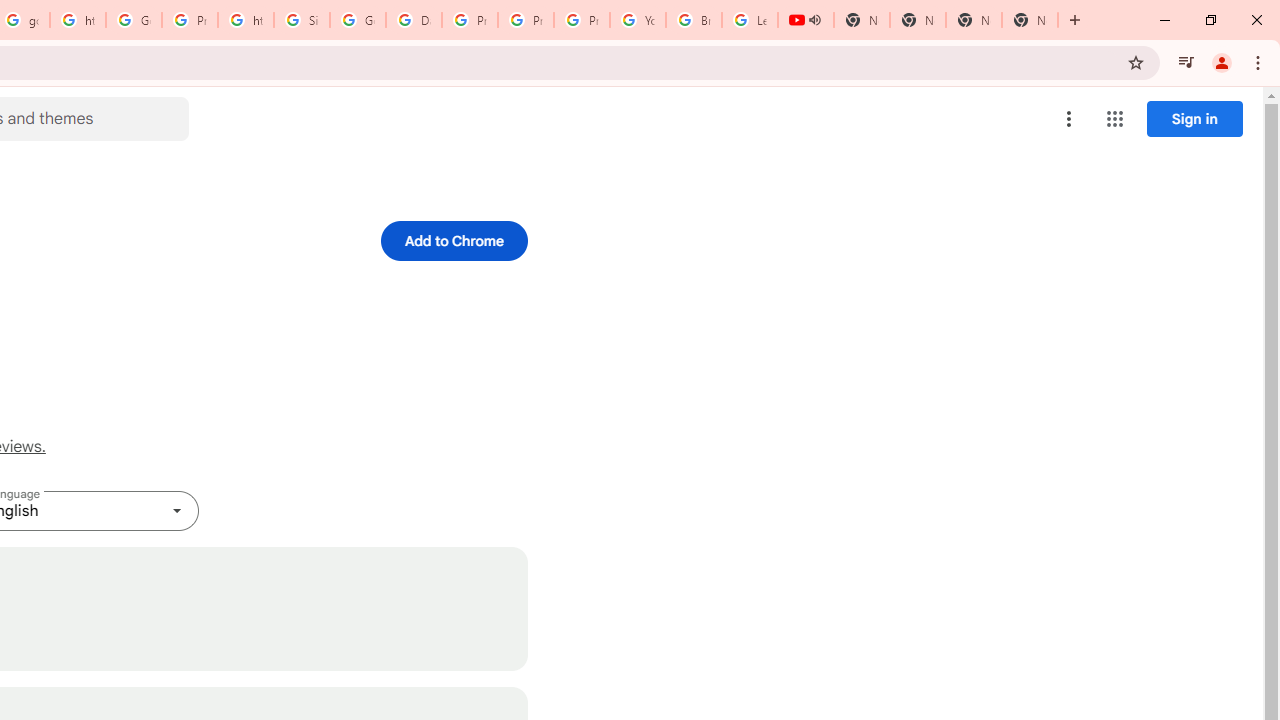 The image size is (1280, 720). Describe the element at coordinates (78, 20) in the screenshot. I see `'https://scholar.google.com/'` at that location.